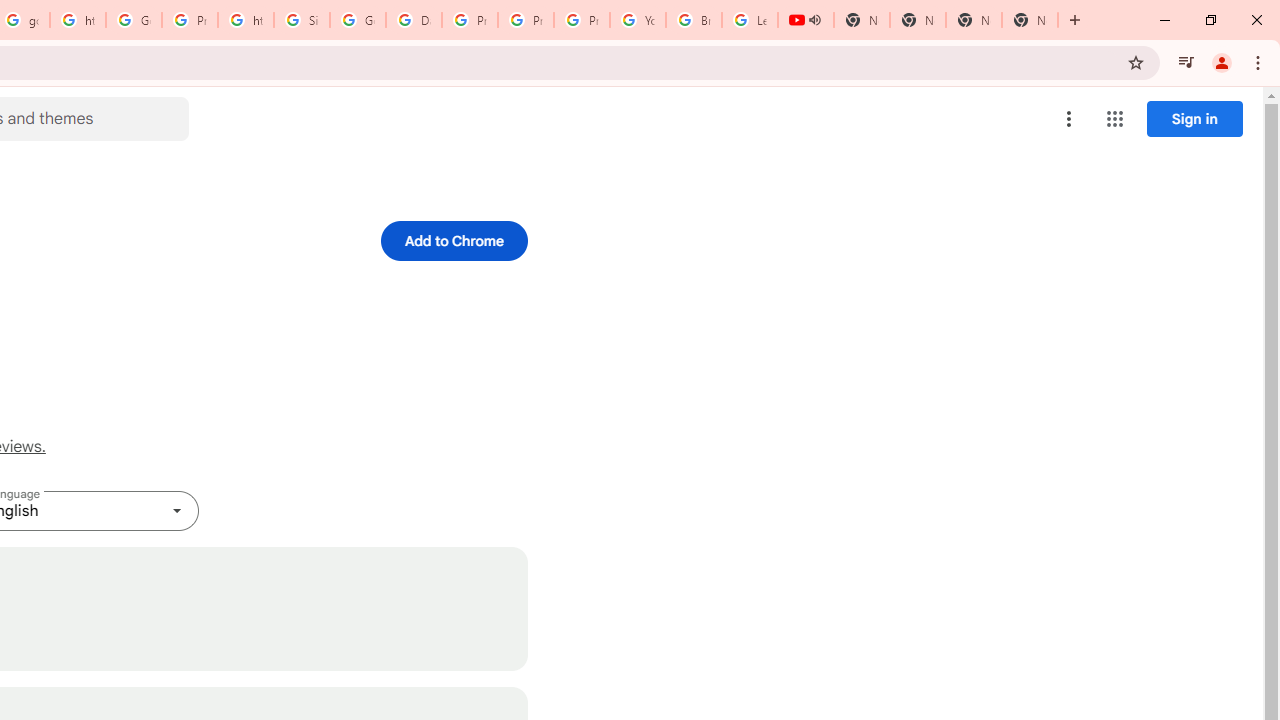 The image size is (1280, 720). Describe the element at coordinates (78, 20) in the screenshot. I see `'https://scholar.google.com/'` at that location.